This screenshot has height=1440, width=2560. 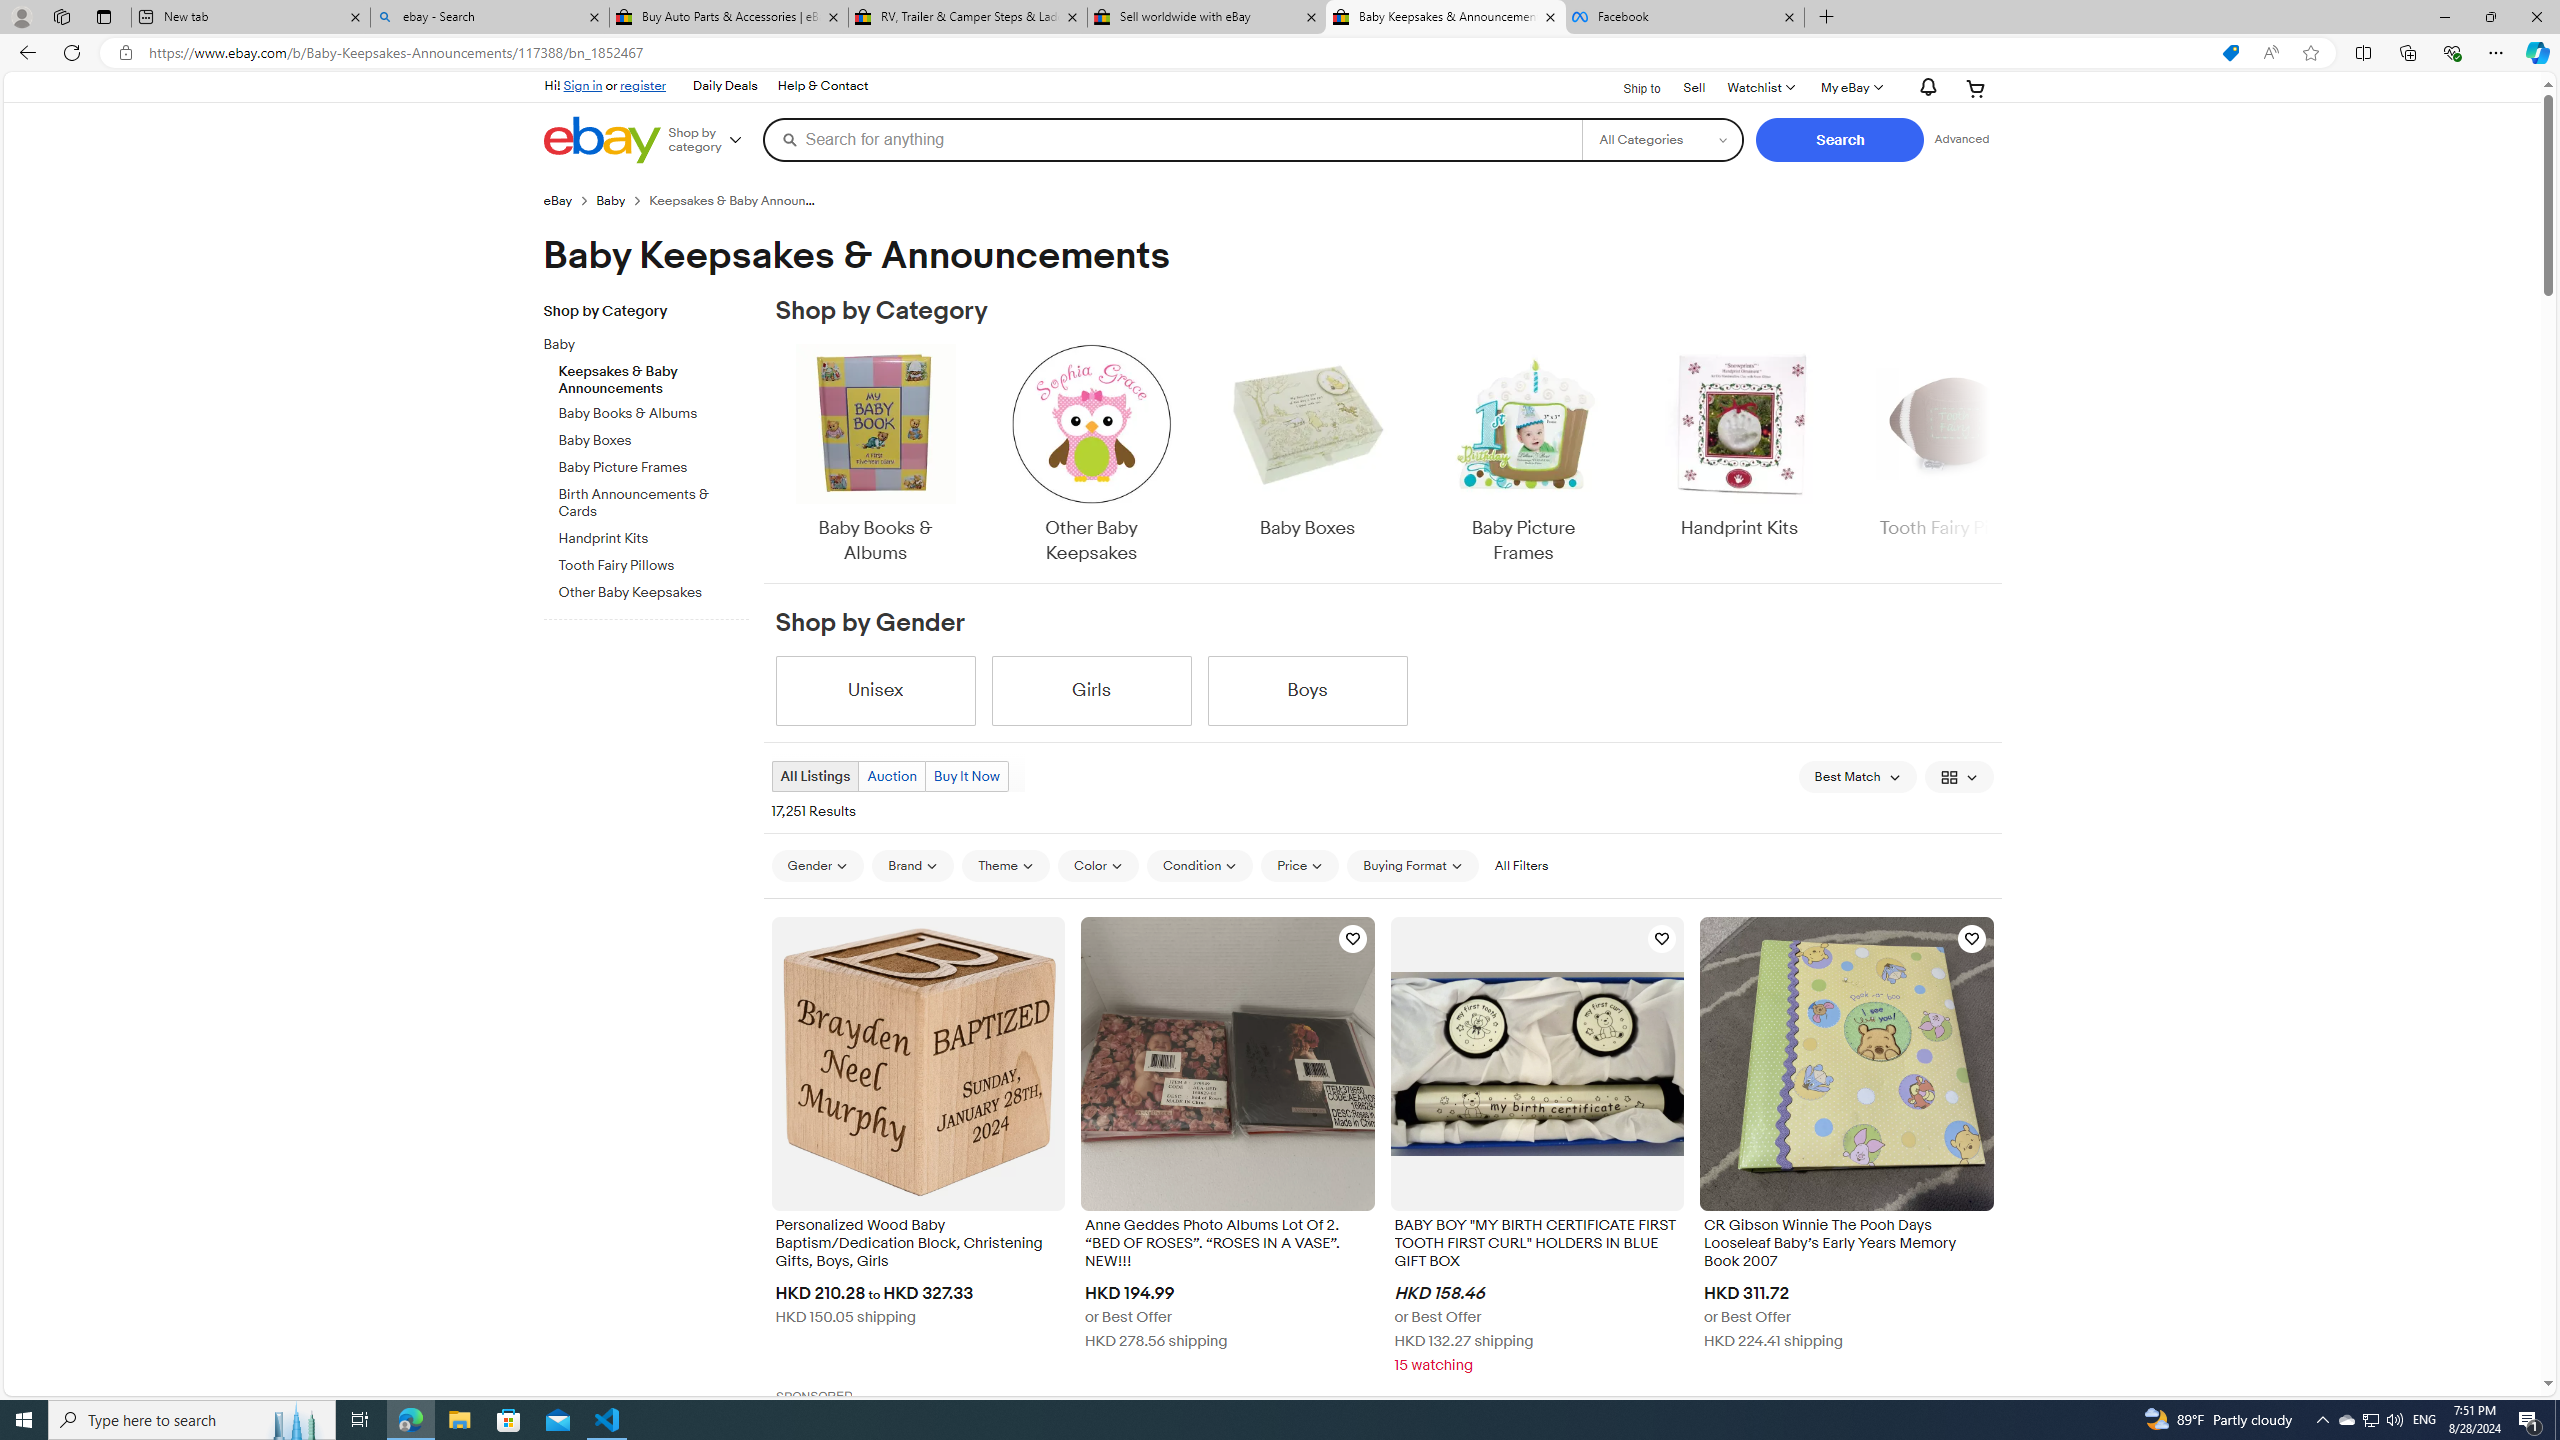 I want to click on 'Other Baby Keepsakes', so click(x=1091, y=455).